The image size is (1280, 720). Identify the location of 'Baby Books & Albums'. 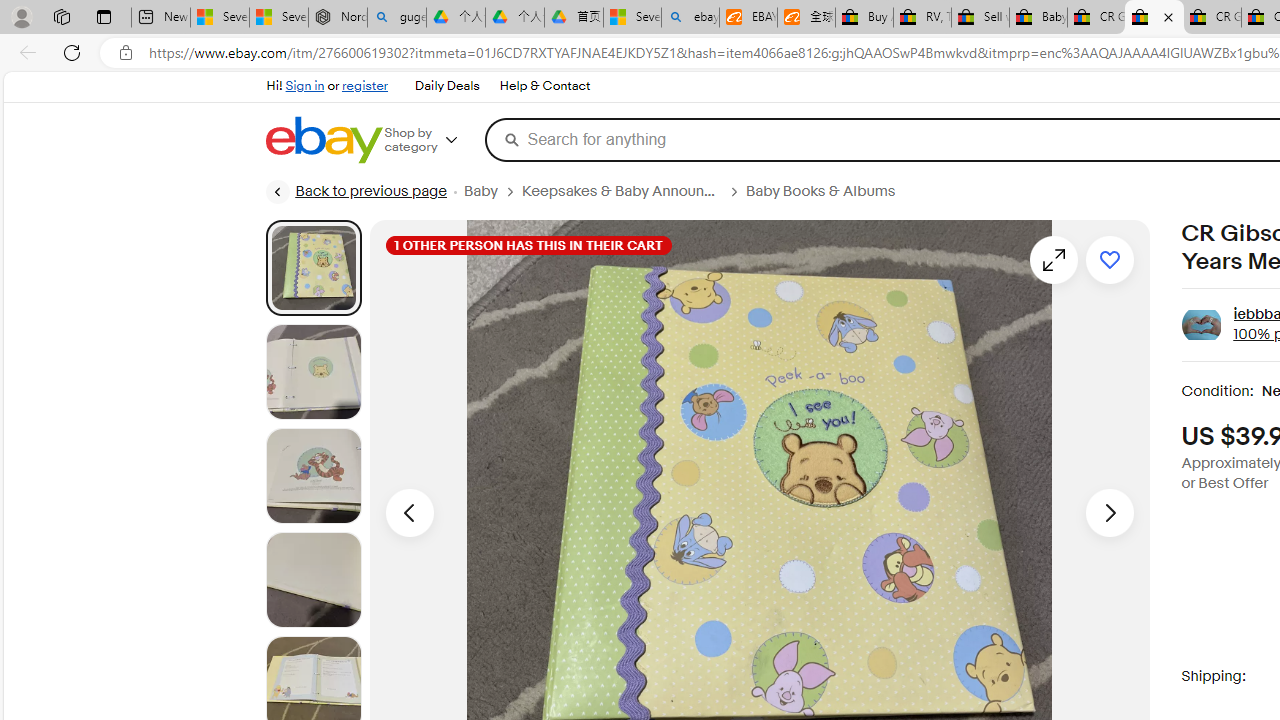
(828, 191).